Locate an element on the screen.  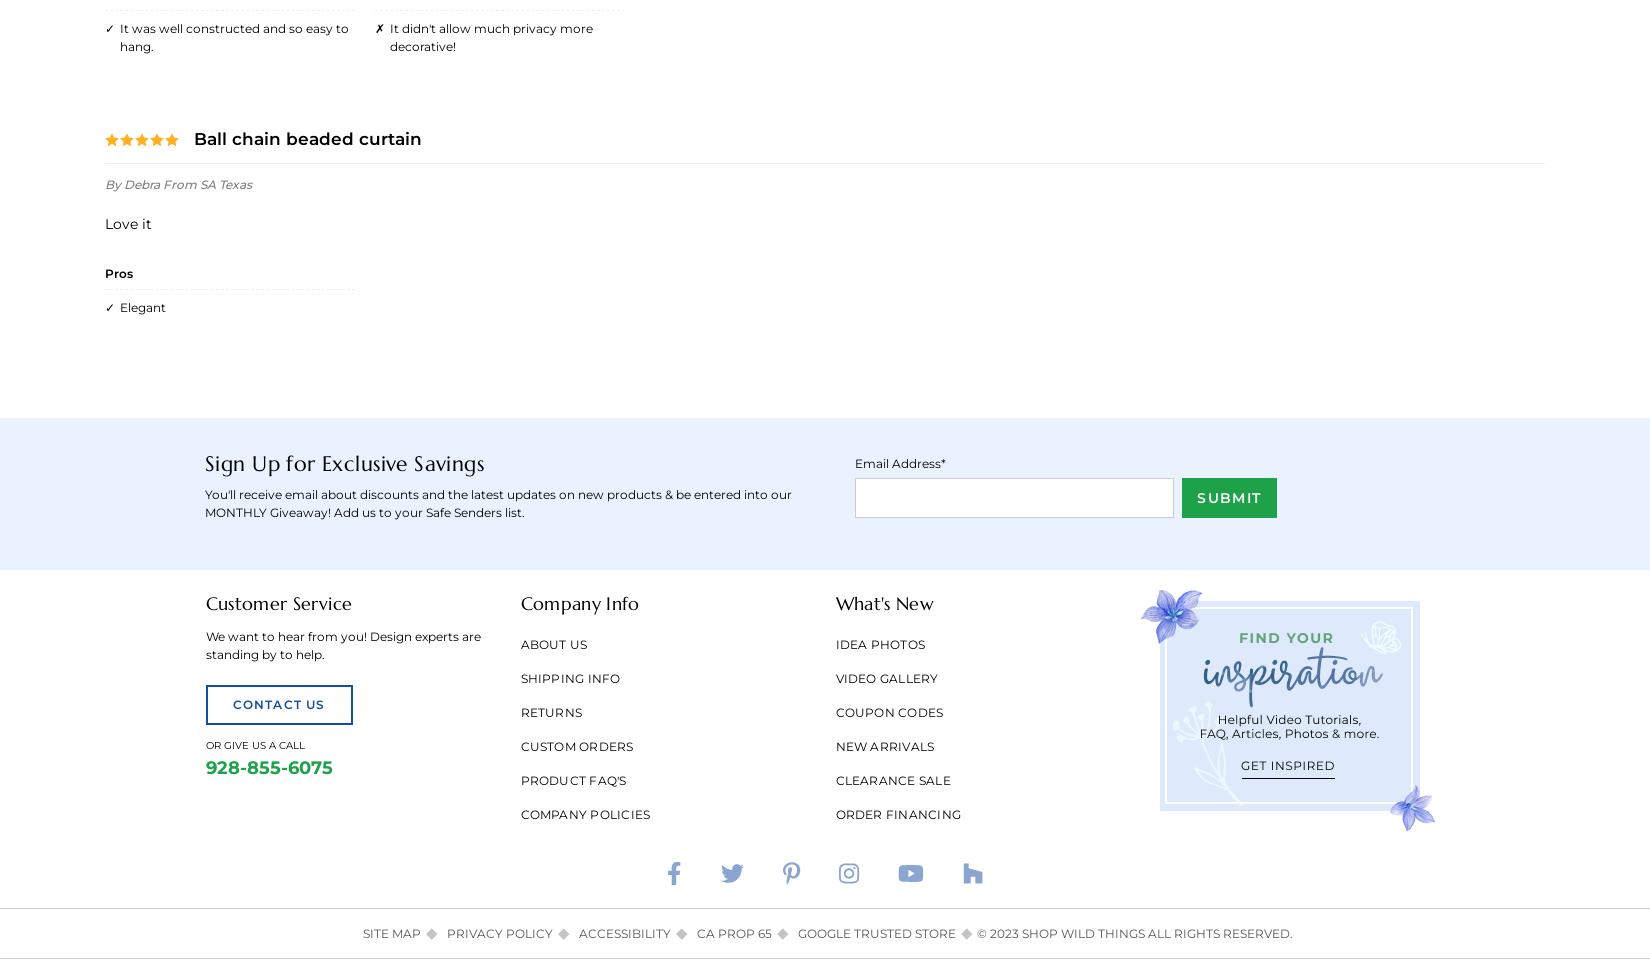
'© 2023 Shop Wild Things All Rights Reserved.' is located at coordinates (1134, 931).